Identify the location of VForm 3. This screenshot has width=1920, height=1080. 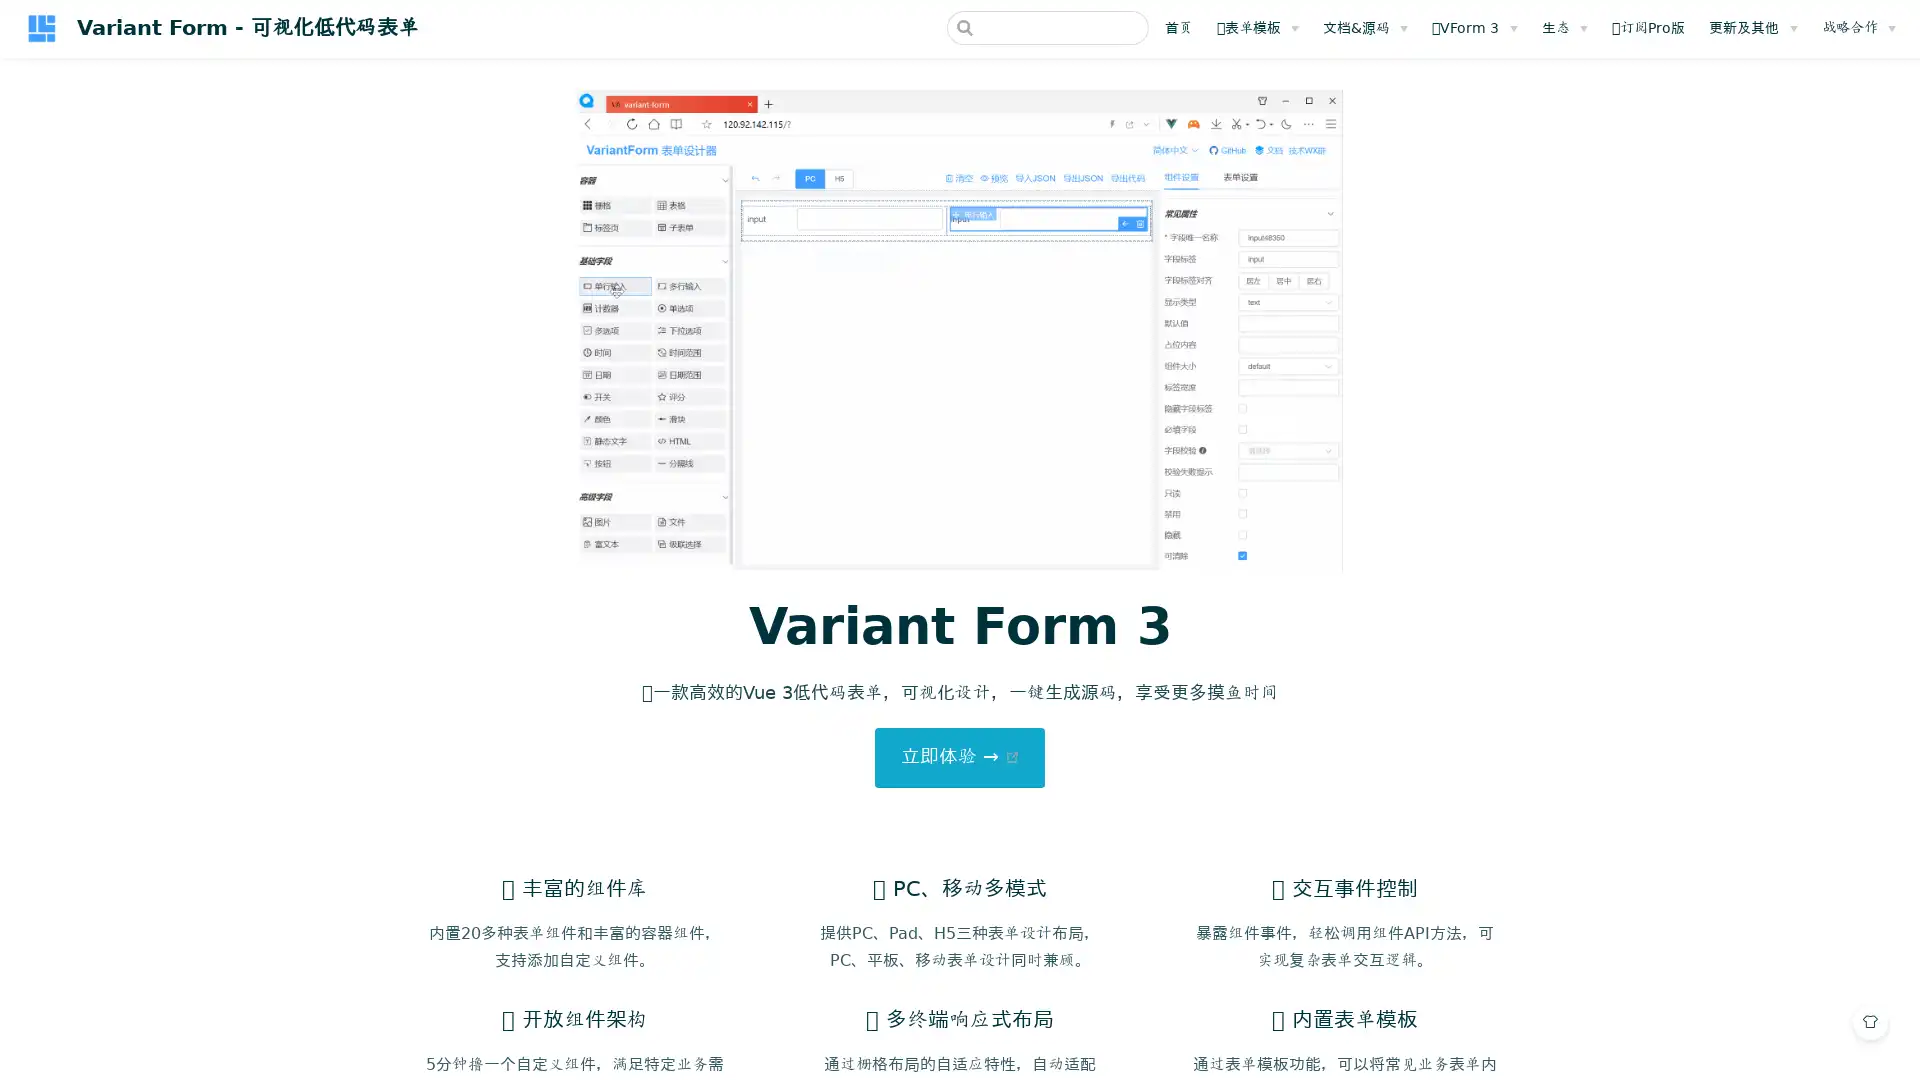
(1474, 27).